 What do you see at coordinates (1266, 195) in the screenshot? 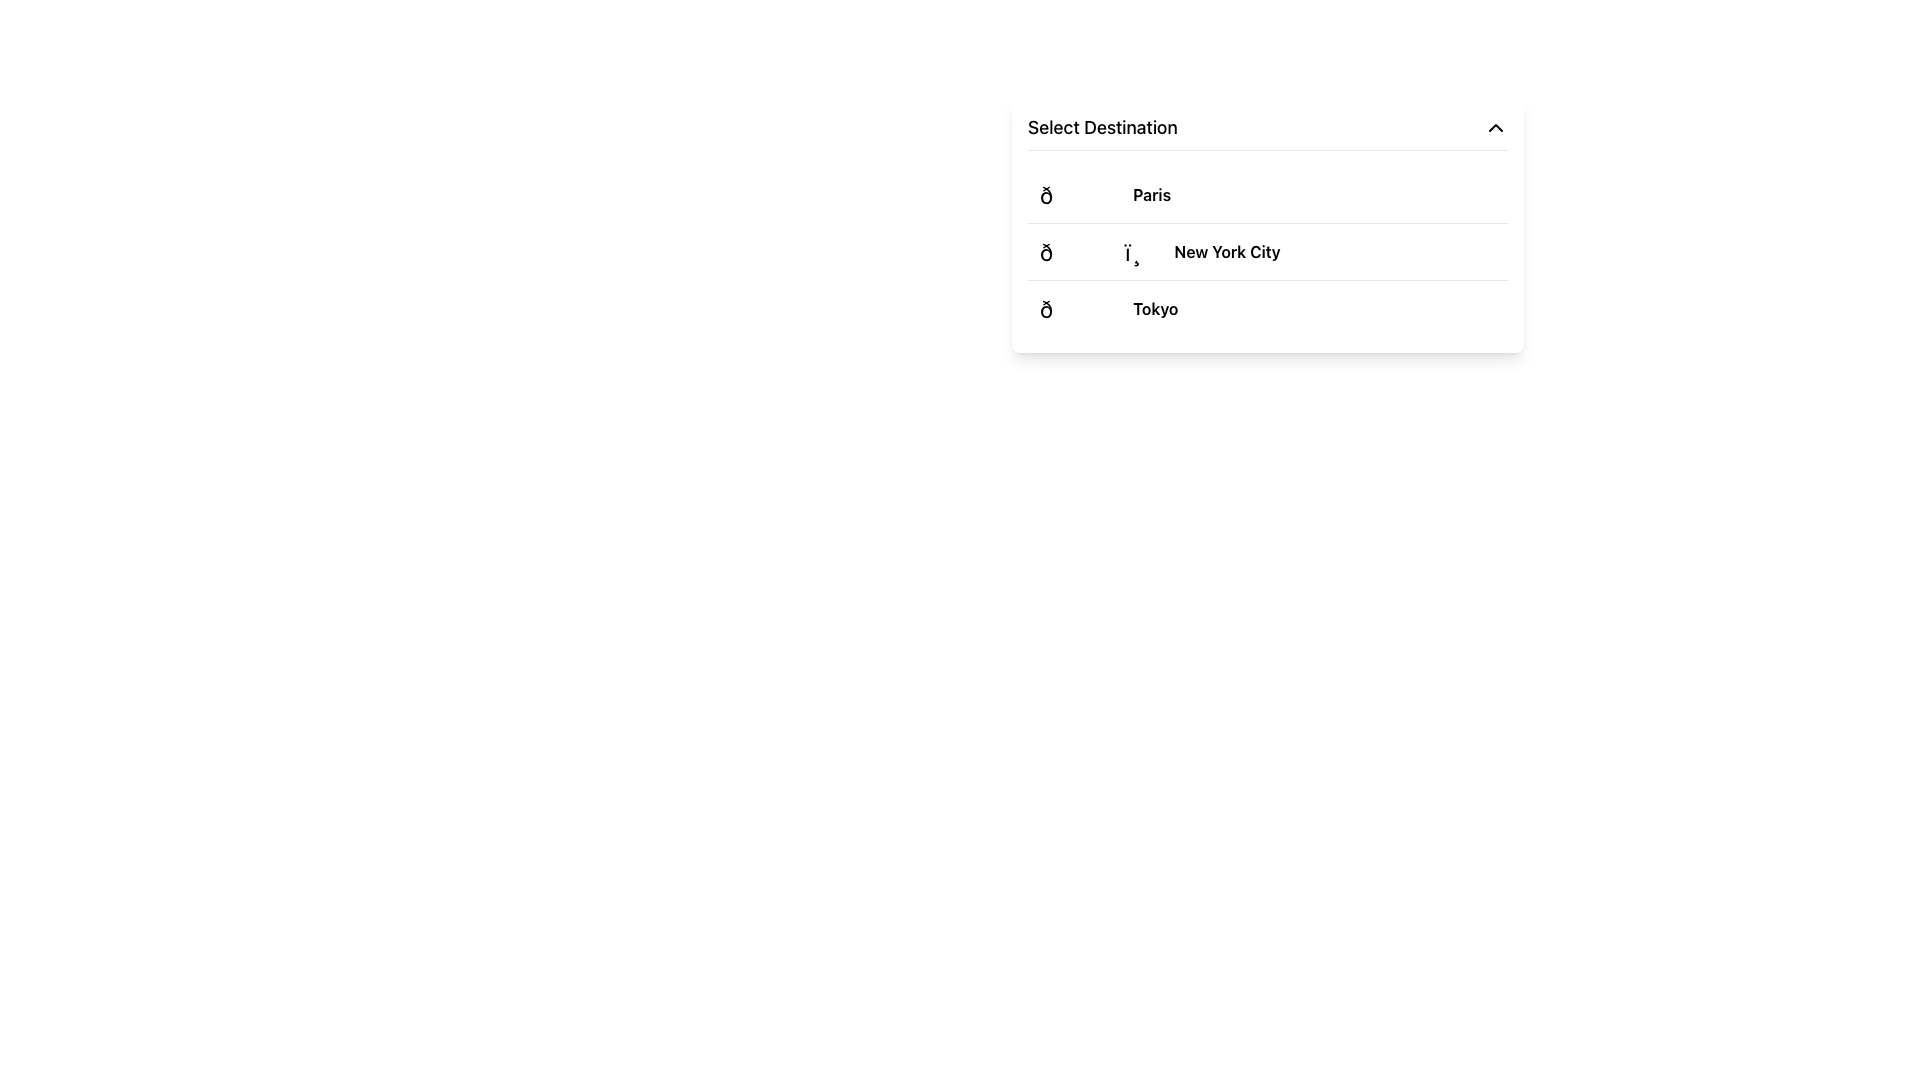
I see `the first selectable menu item labeled 'Paris' with a globe emoji` at bounding box center [1266, 195].